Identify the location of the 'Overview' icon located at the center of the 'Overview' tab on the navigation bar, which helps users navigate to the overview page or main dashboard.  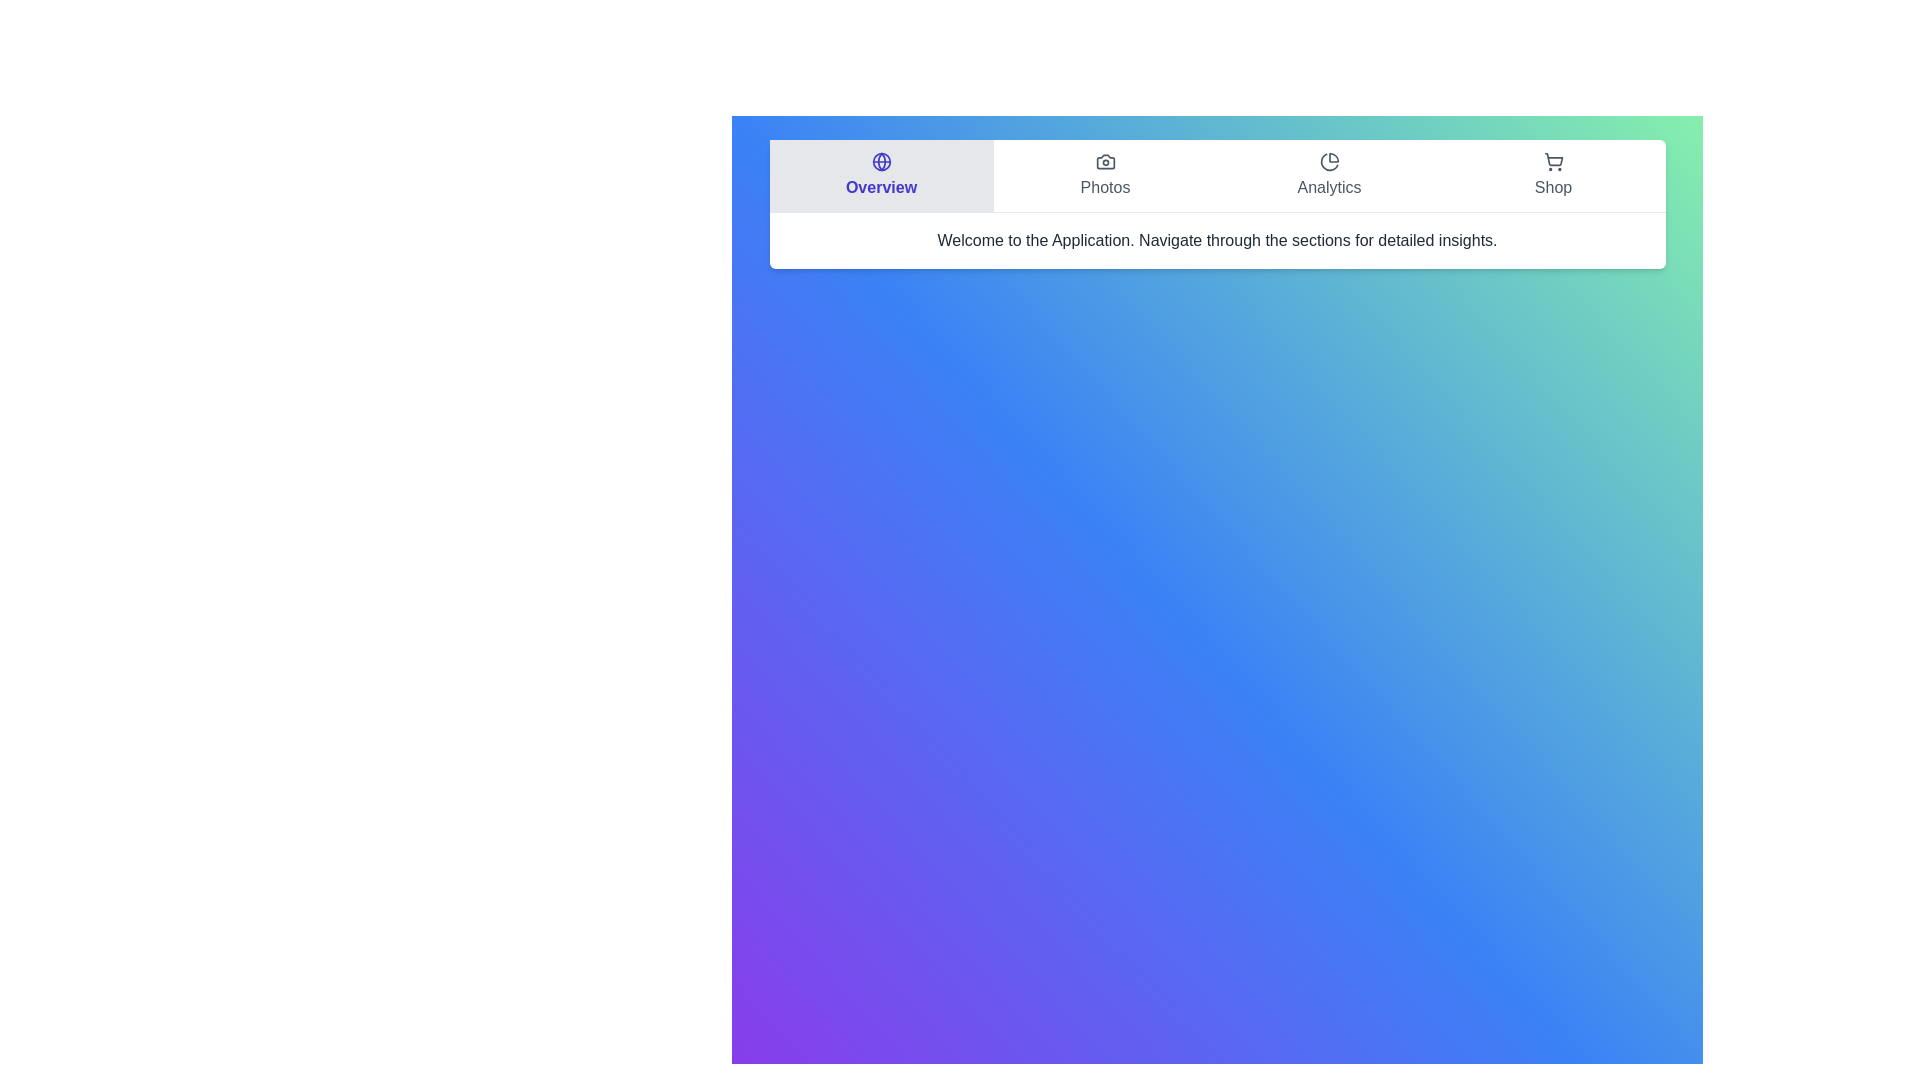
(880, 161).